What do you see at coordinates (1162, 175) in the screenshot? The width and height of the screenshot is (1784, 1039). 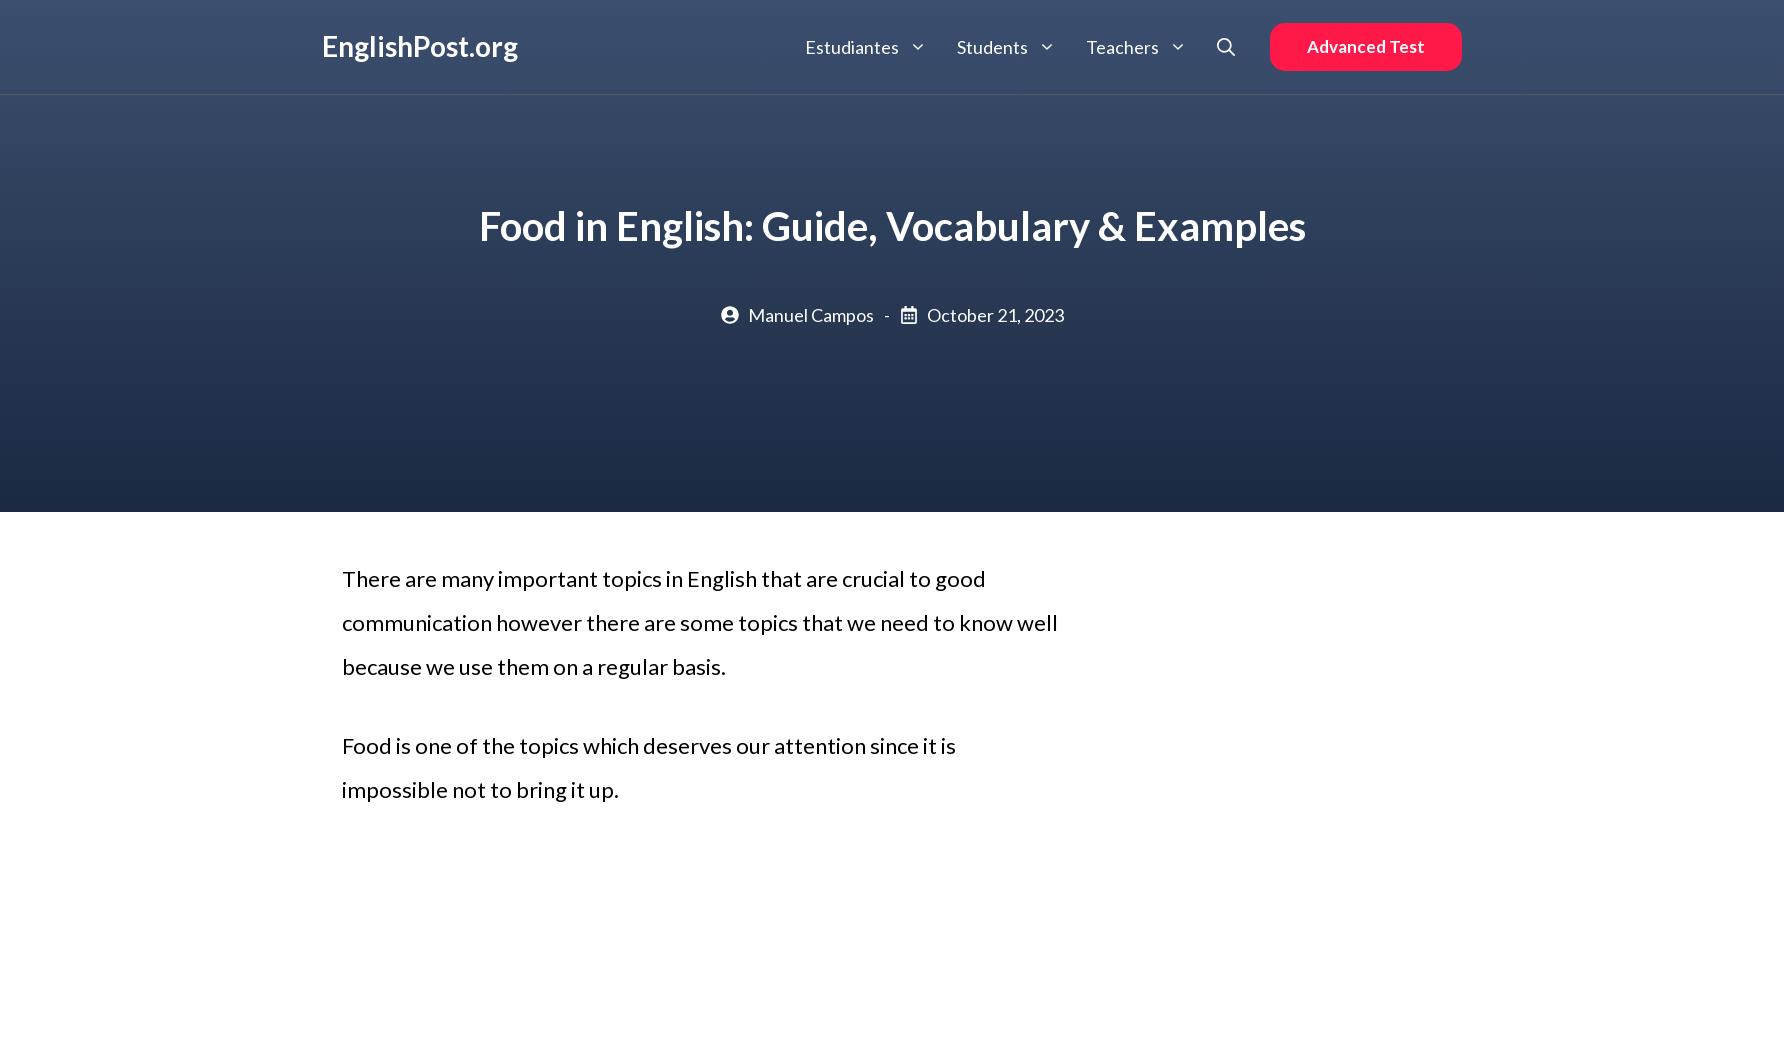 I see `'Conjunciones'` at bounding box center [1162, 175].